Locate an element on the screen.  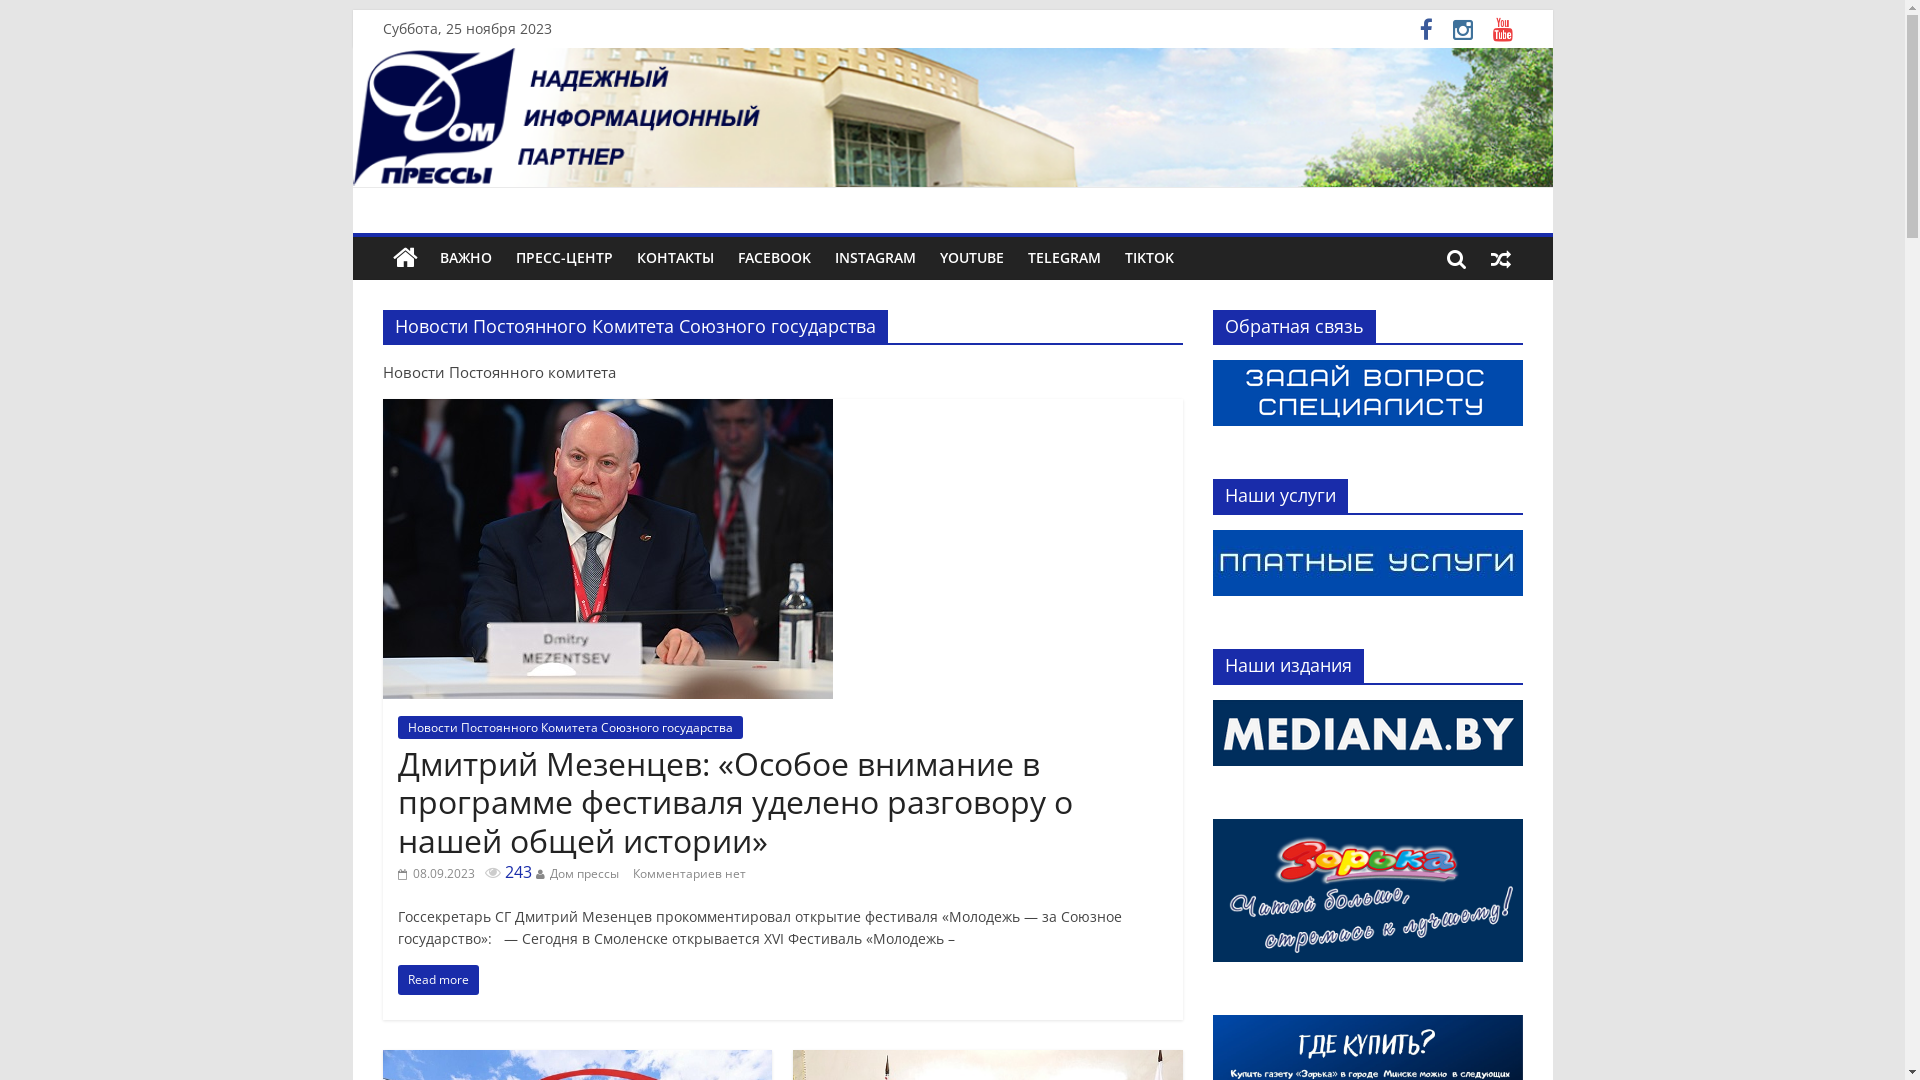
'INSTAGRAM' is located at coordinates (874, 257).